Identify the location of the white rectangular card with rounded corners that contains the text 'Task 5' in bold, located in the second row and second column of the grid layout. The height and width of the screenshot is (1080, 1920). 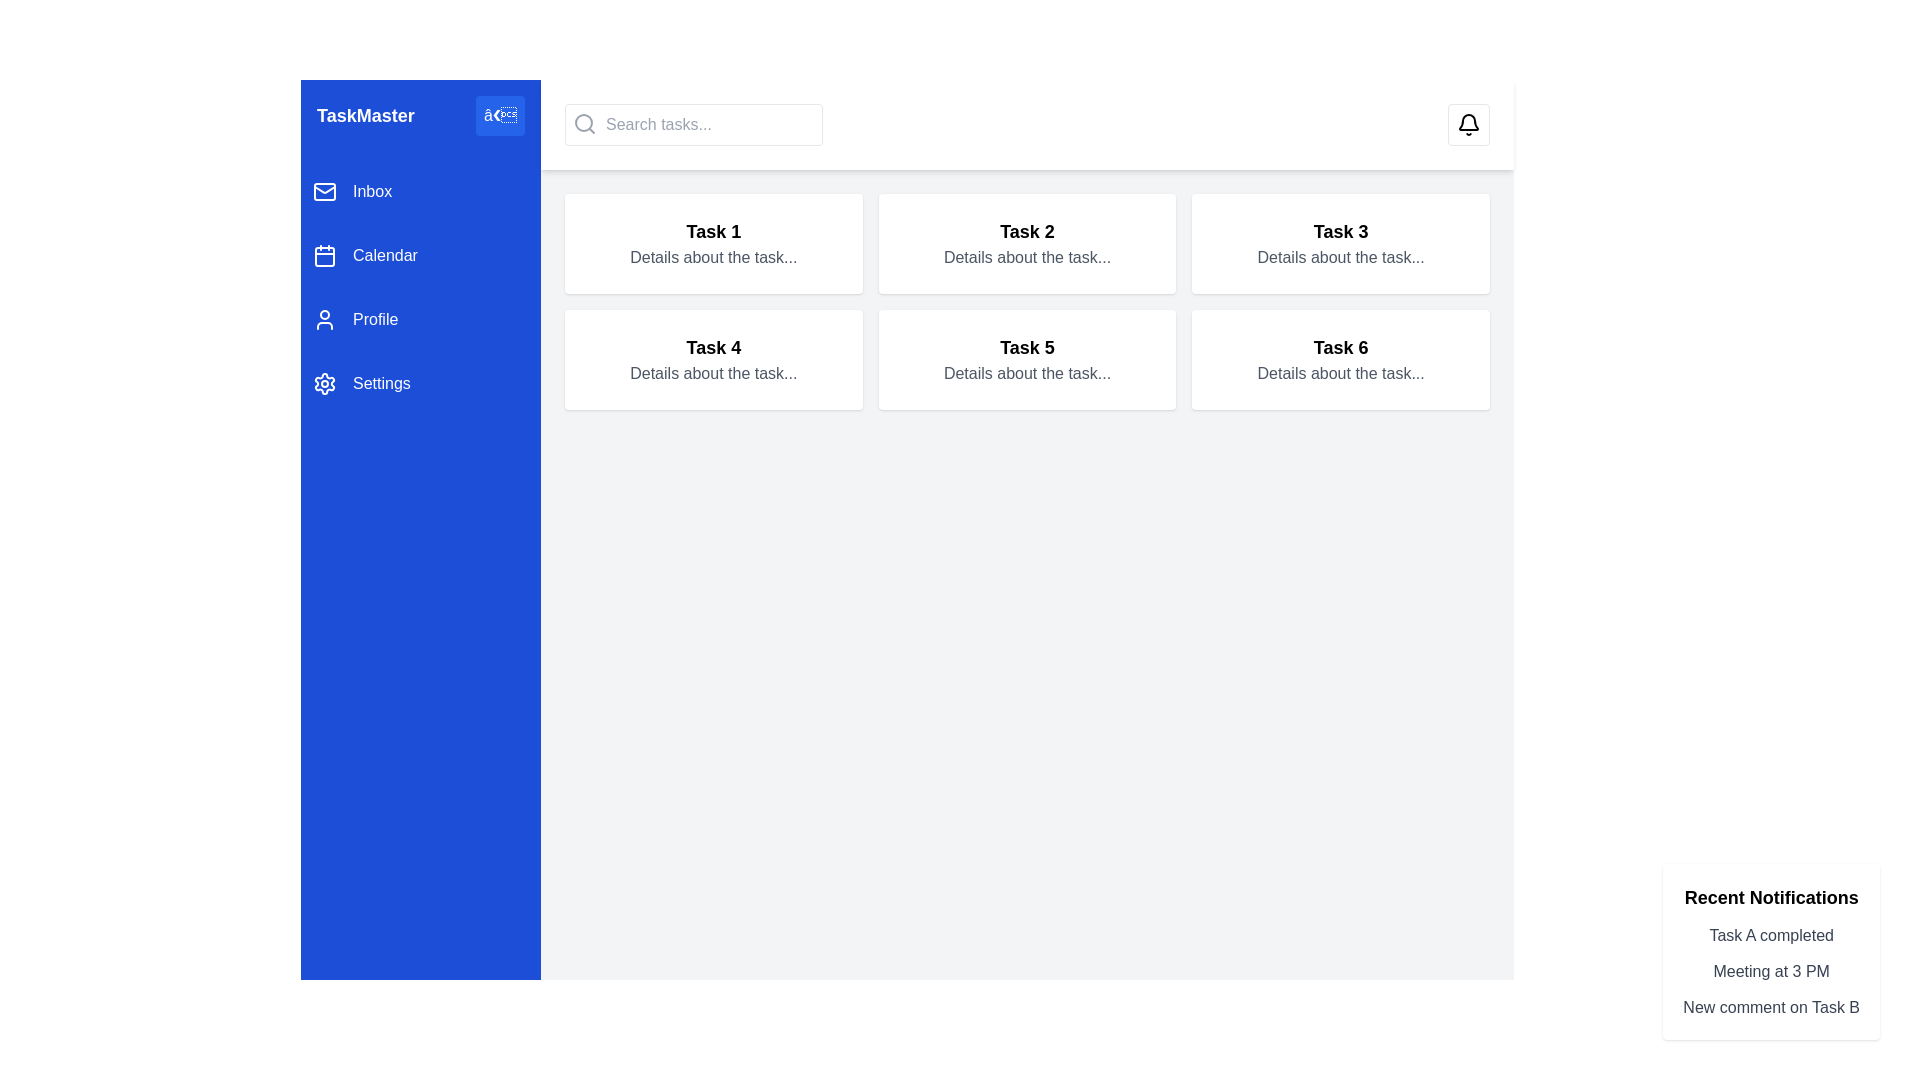
(1027, 358).